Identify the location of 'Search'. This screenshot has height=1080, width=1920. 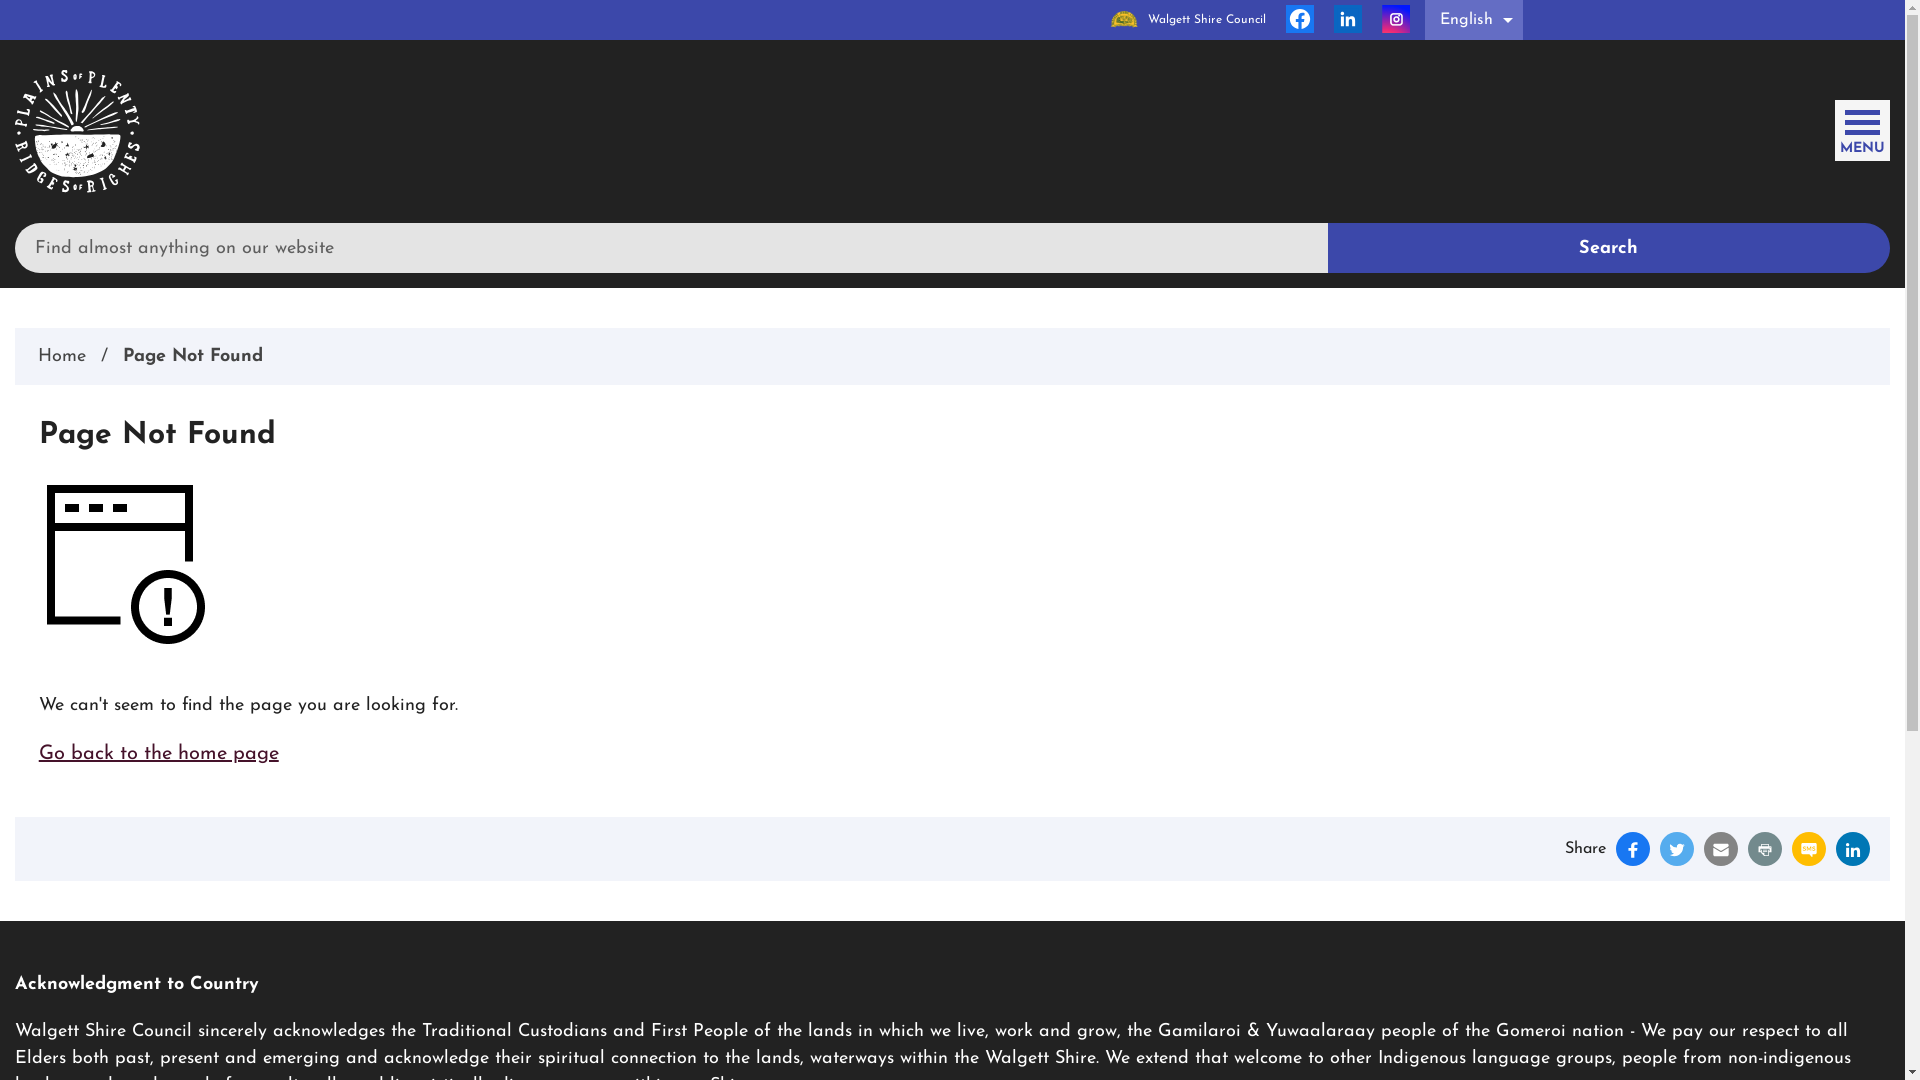
(1328, 246).